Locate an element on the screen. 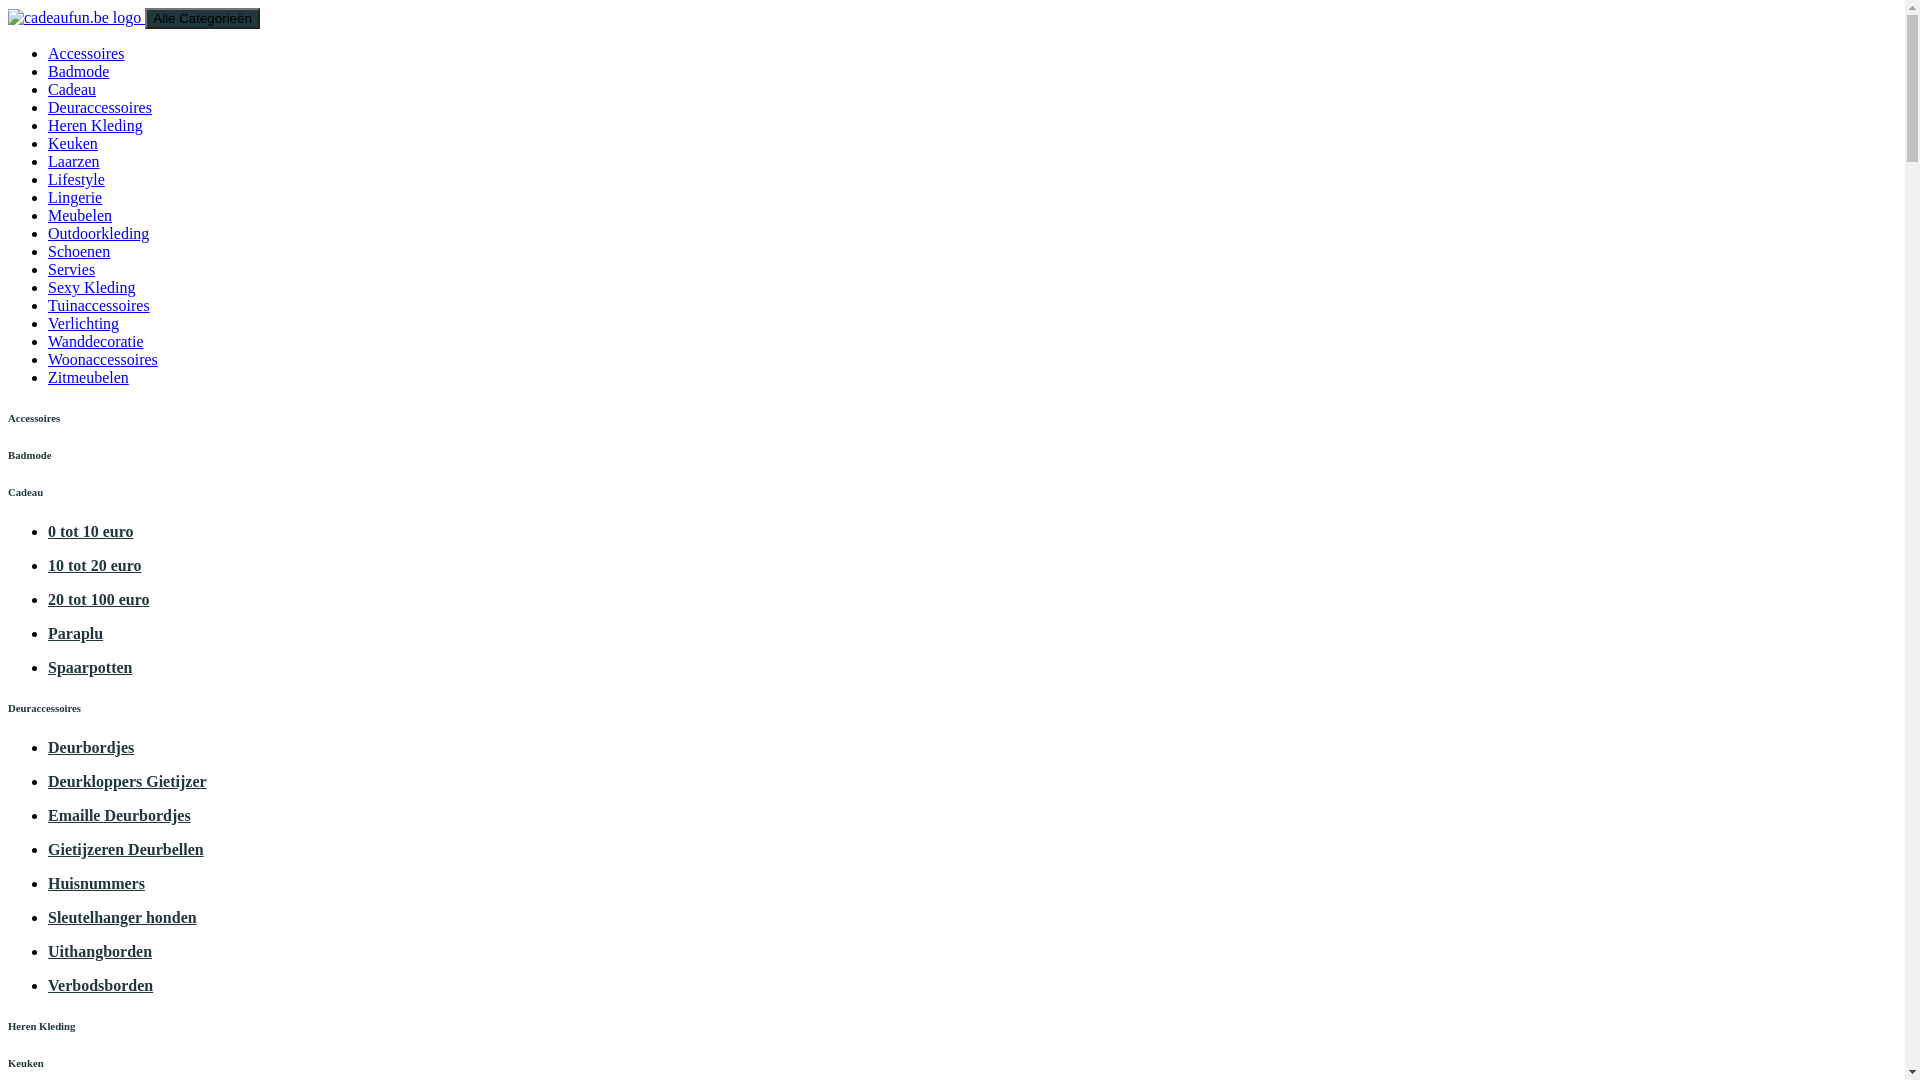 The height and width of the screenshot is (1080, 1920). 'Lifestyle' is located at coordinates (76, 178).